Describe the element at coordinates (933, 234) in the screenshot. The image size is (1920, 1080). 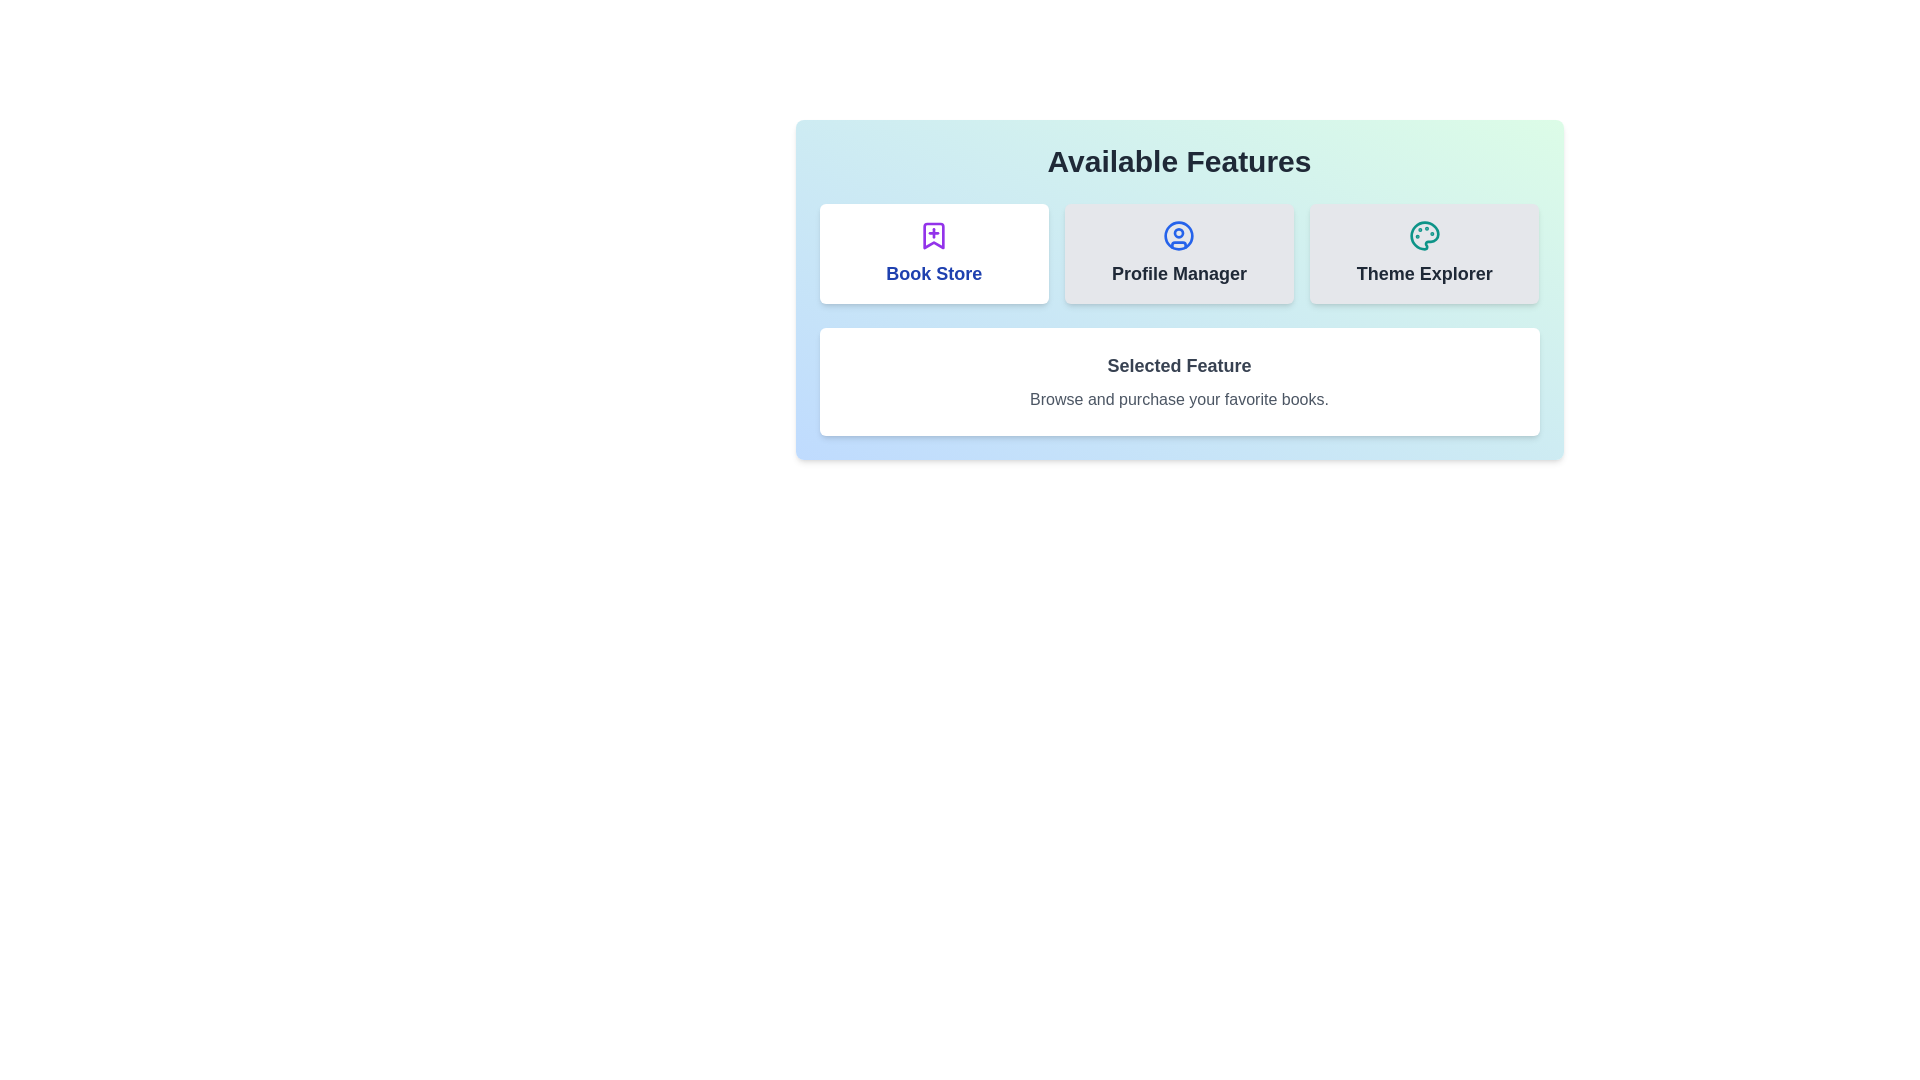
I see `the purple bookmark icon with a '+' symbol at the top-center of the 'Book Store' card` at that location.